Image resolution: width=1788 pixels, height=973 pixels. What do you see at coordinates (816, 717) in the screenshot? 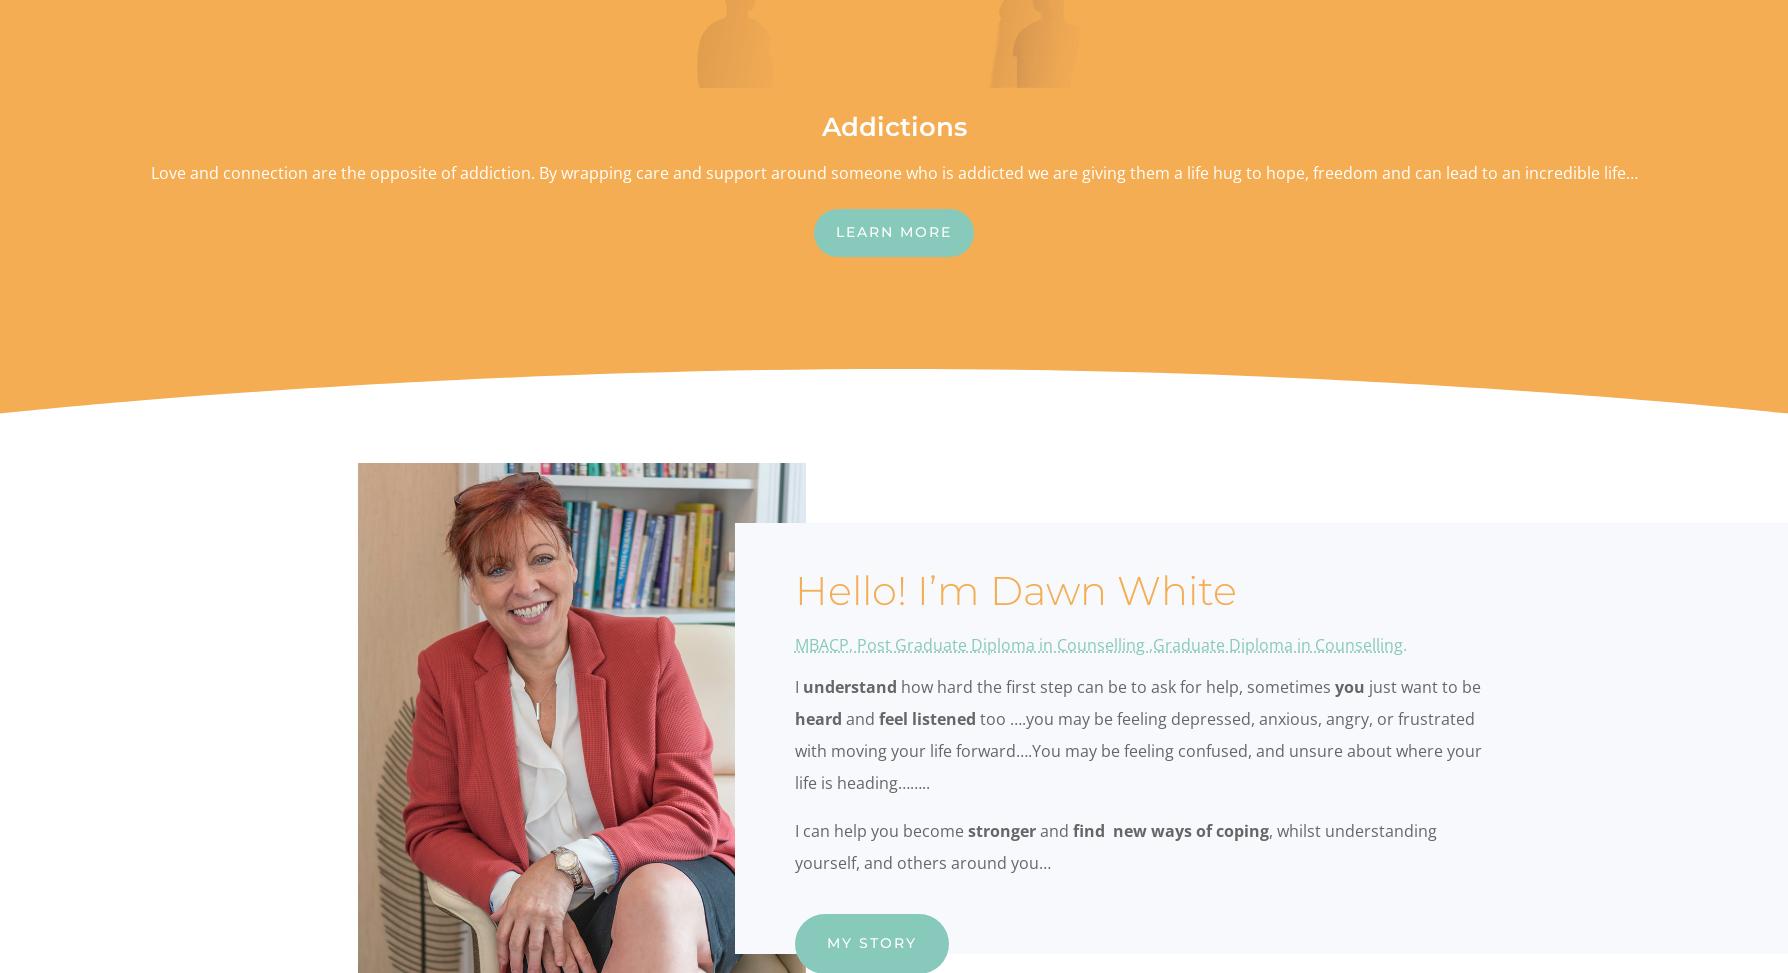
I see `'heard'` at bounding box center [816, 717].